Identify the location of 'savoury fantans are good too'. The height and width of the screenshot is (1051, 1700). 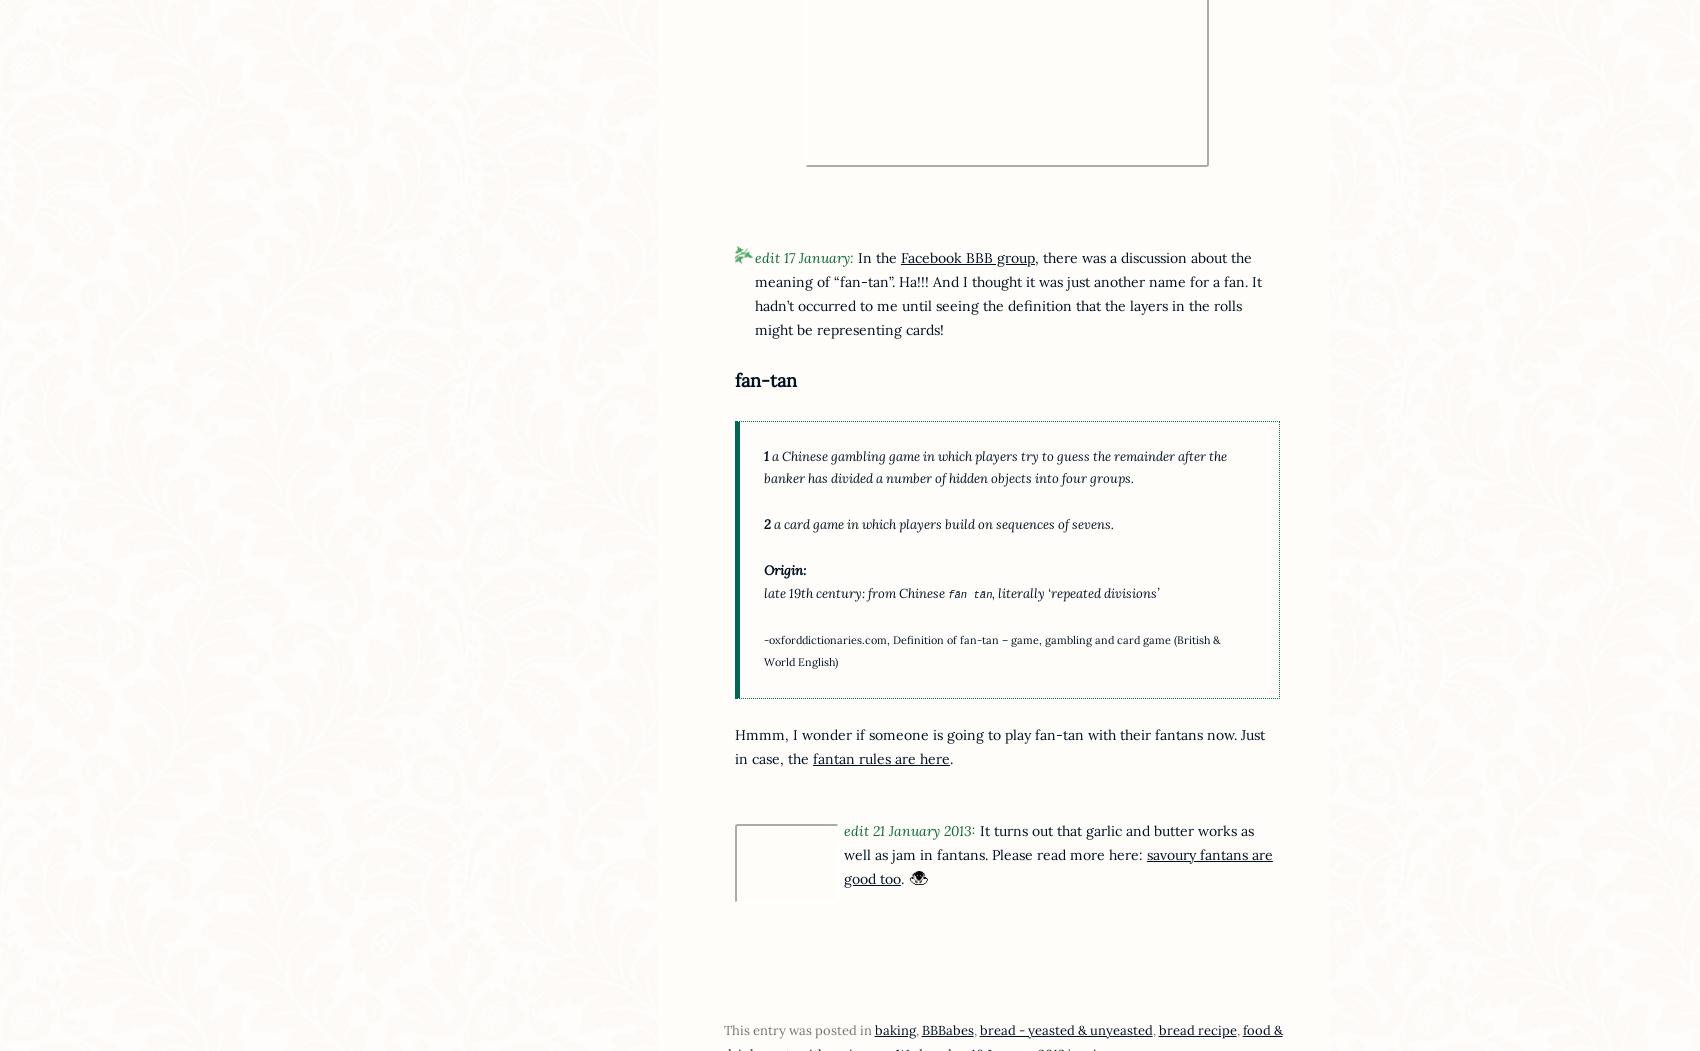
(1056, 865).